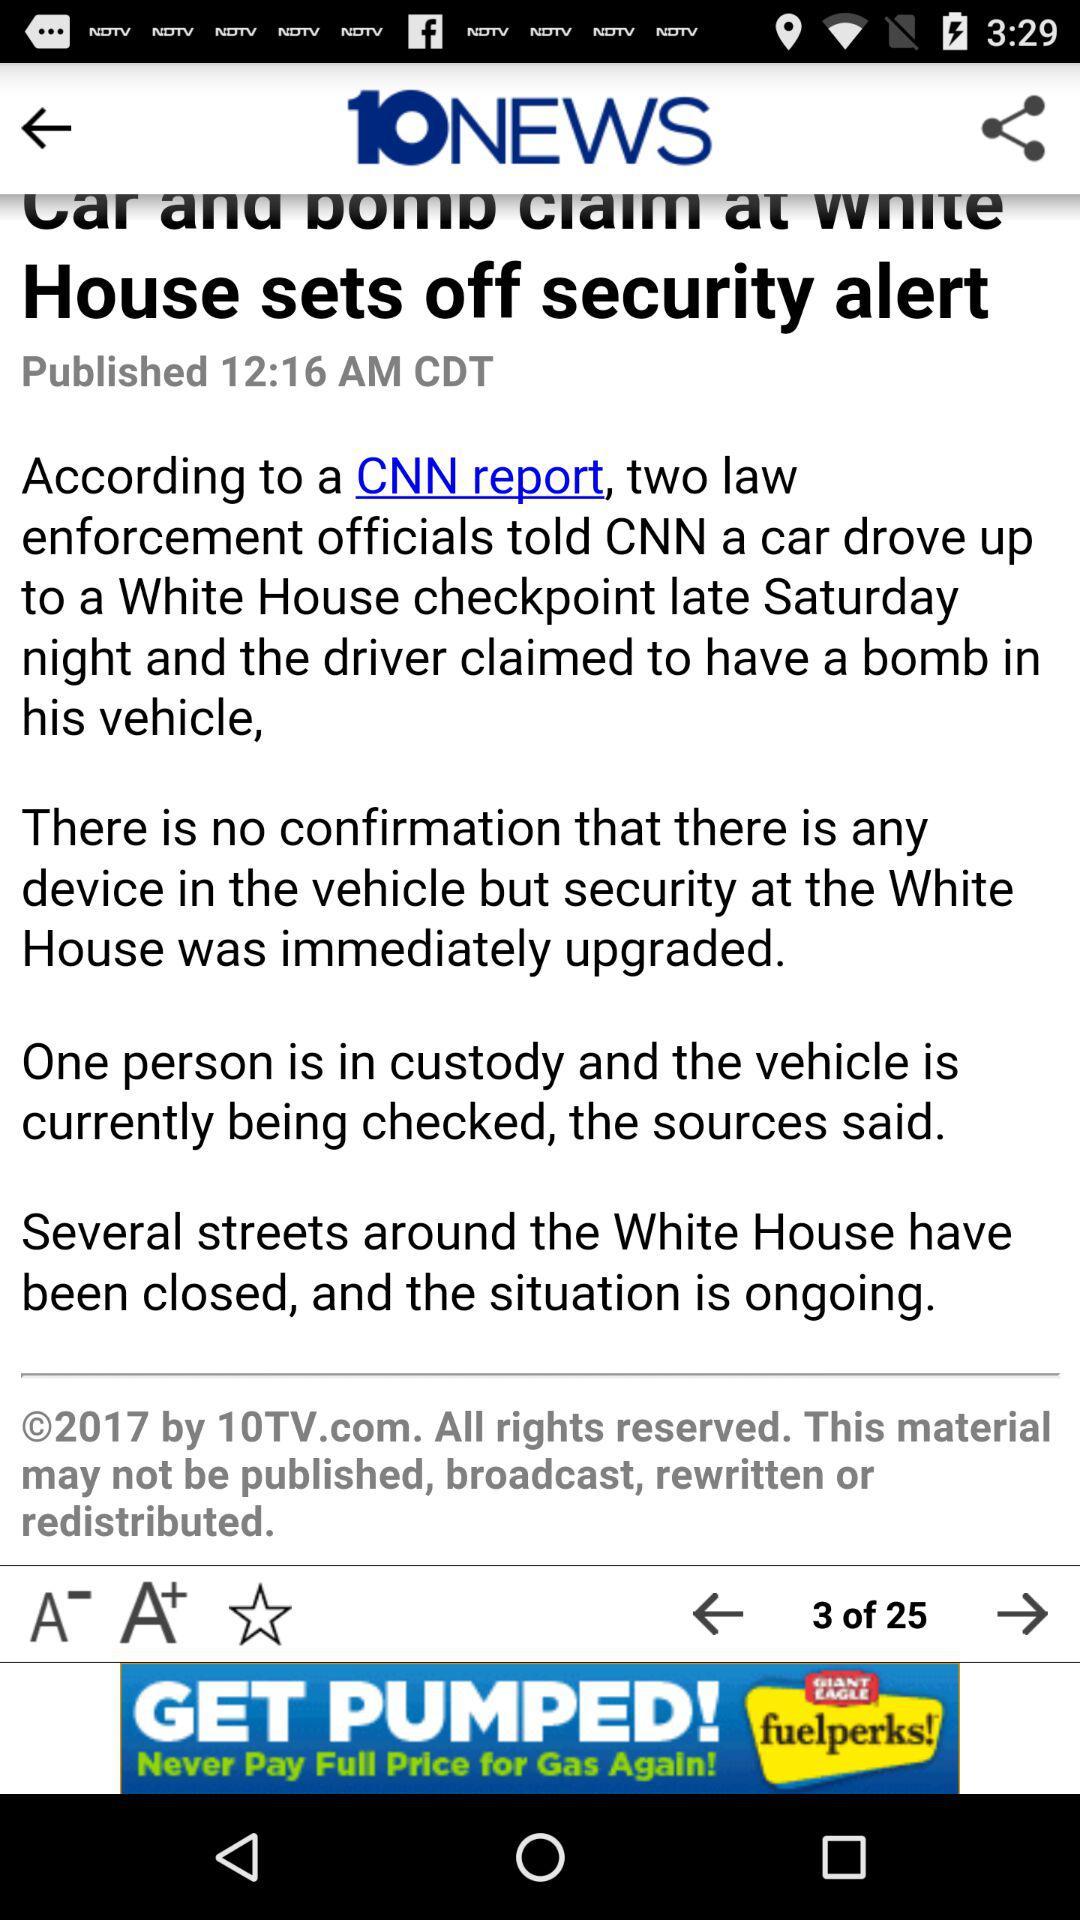 The width and height of the screenshot is (1080, 1920). Describe the element at coordinates (259, 1726) in the screenshot. I see `the star icon` at that location.